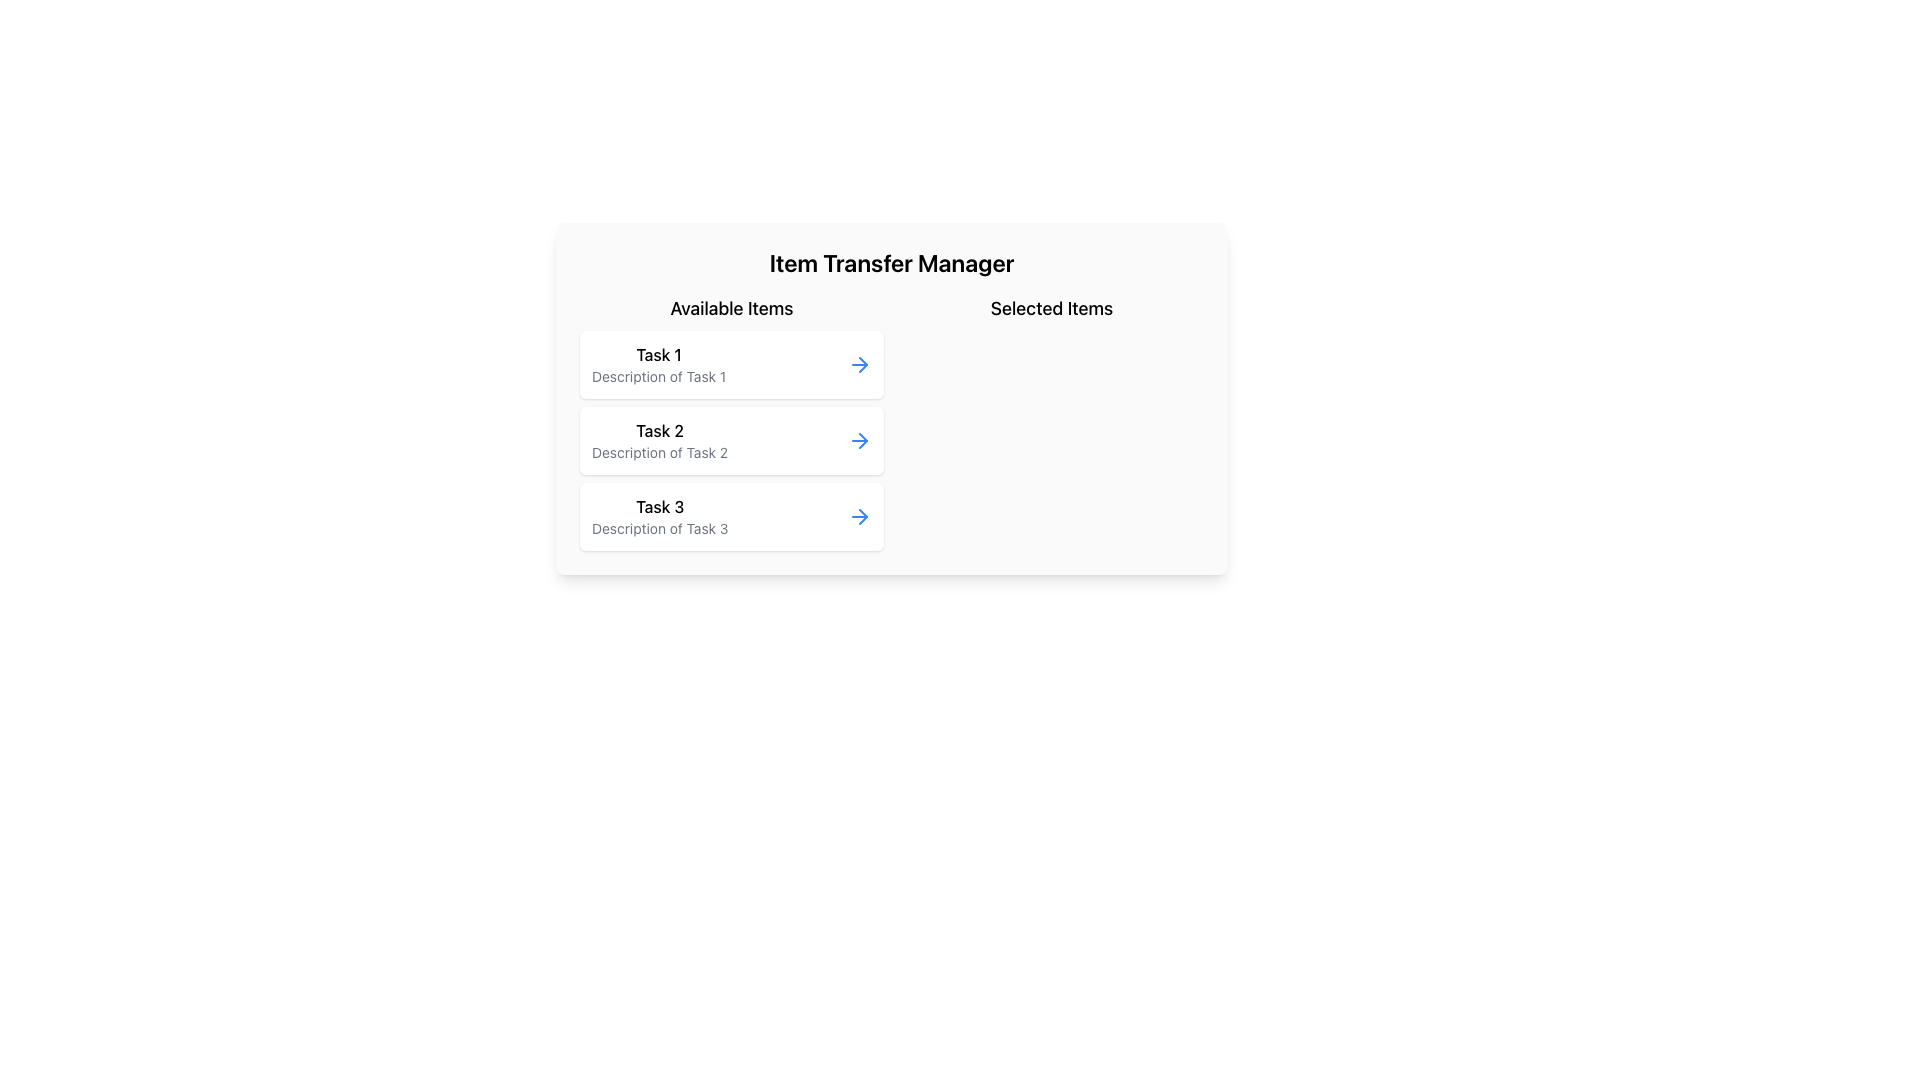 The width and height of the screenshot is (1920, 1080). What do you see at coordinates (859, 365) in the screenshot?
I see `the interactive blue arrow icon located on the far right side of the first task item labeled 'Task 1'` at bounding box center [859, 365].